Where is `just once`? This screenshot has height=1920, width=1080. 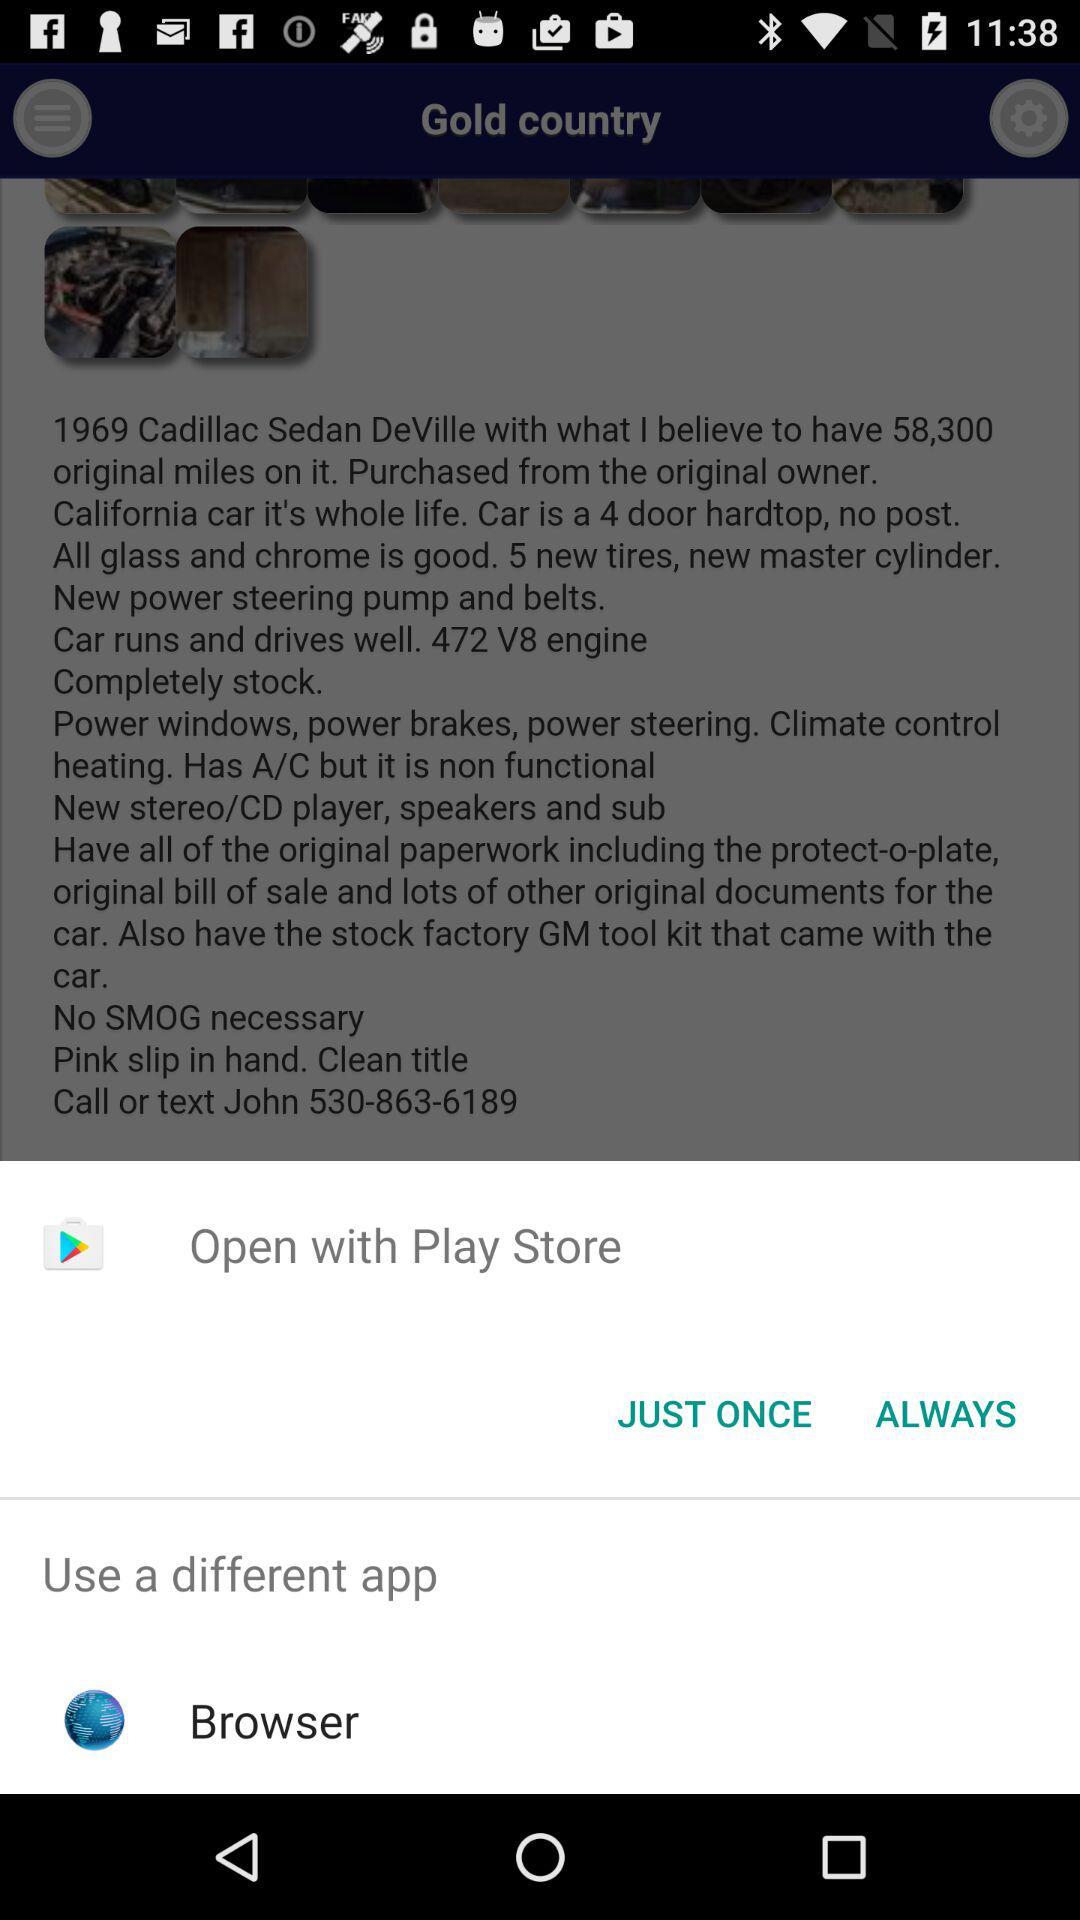 just once is located at coordinates (713, 1411).